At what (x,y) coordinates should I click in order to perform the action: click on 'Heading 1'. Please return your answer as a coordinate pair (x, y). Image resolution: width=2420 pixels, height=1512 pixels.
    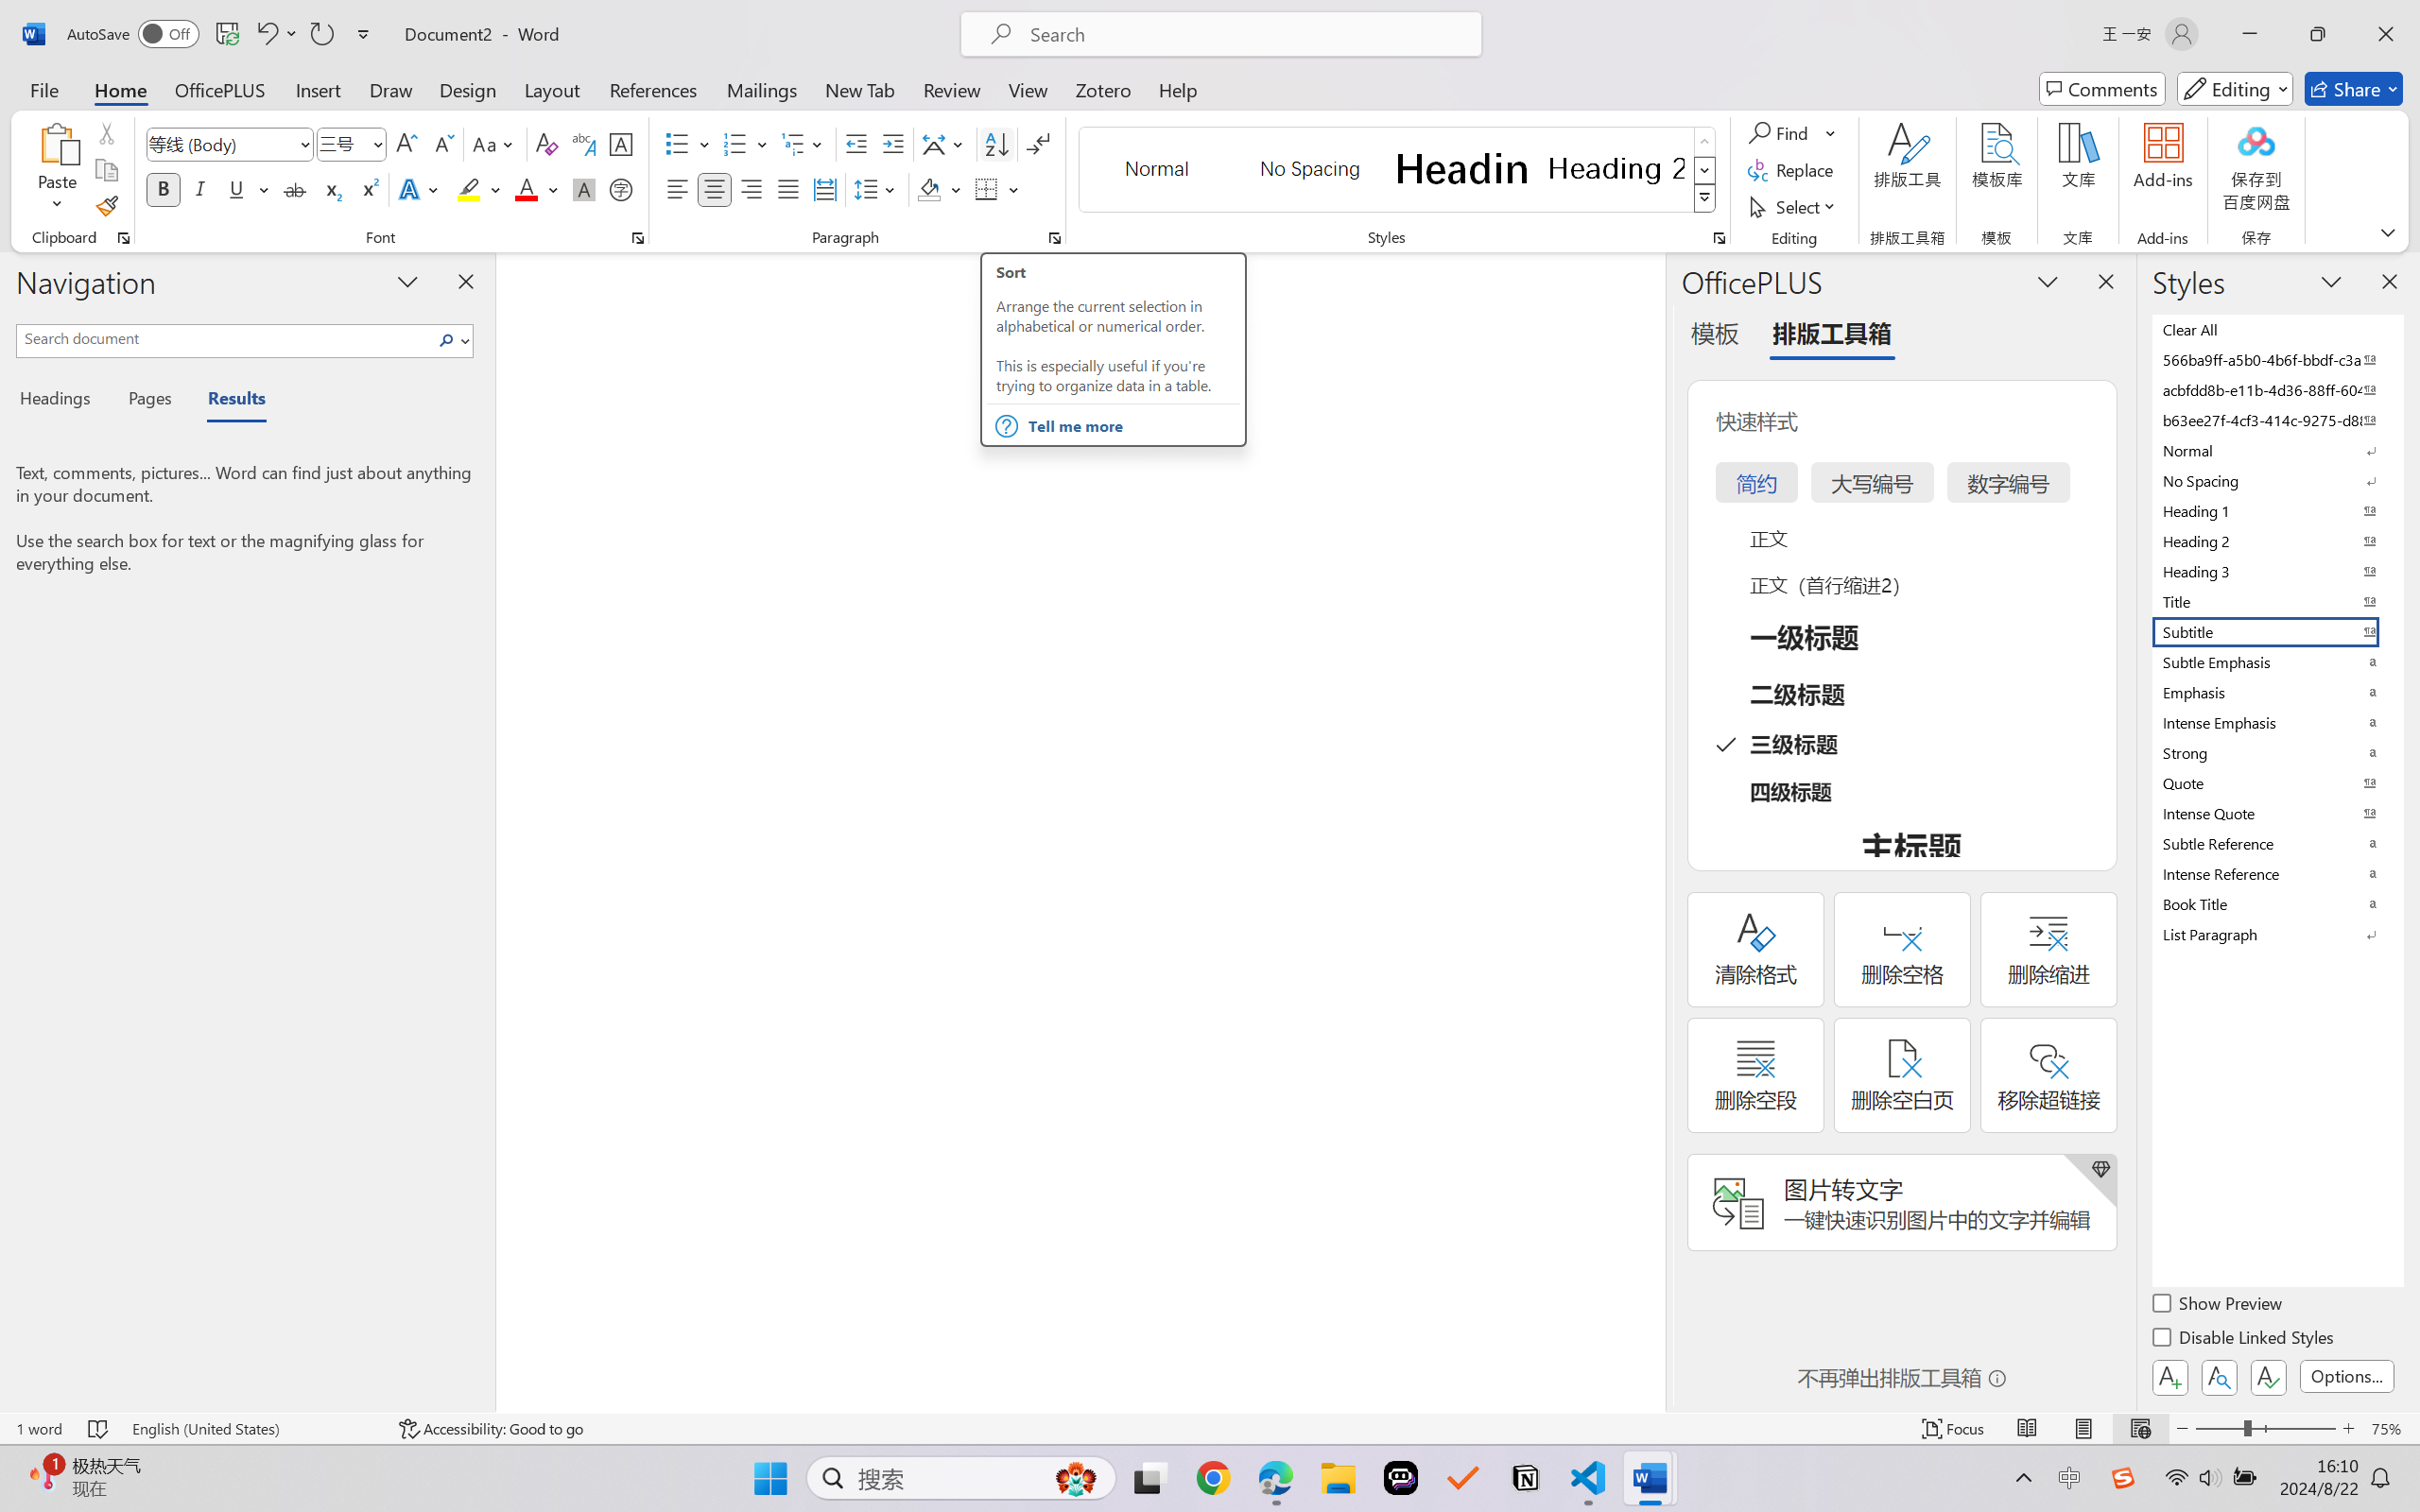
    Looking at the image, I should click on (1461, 168).